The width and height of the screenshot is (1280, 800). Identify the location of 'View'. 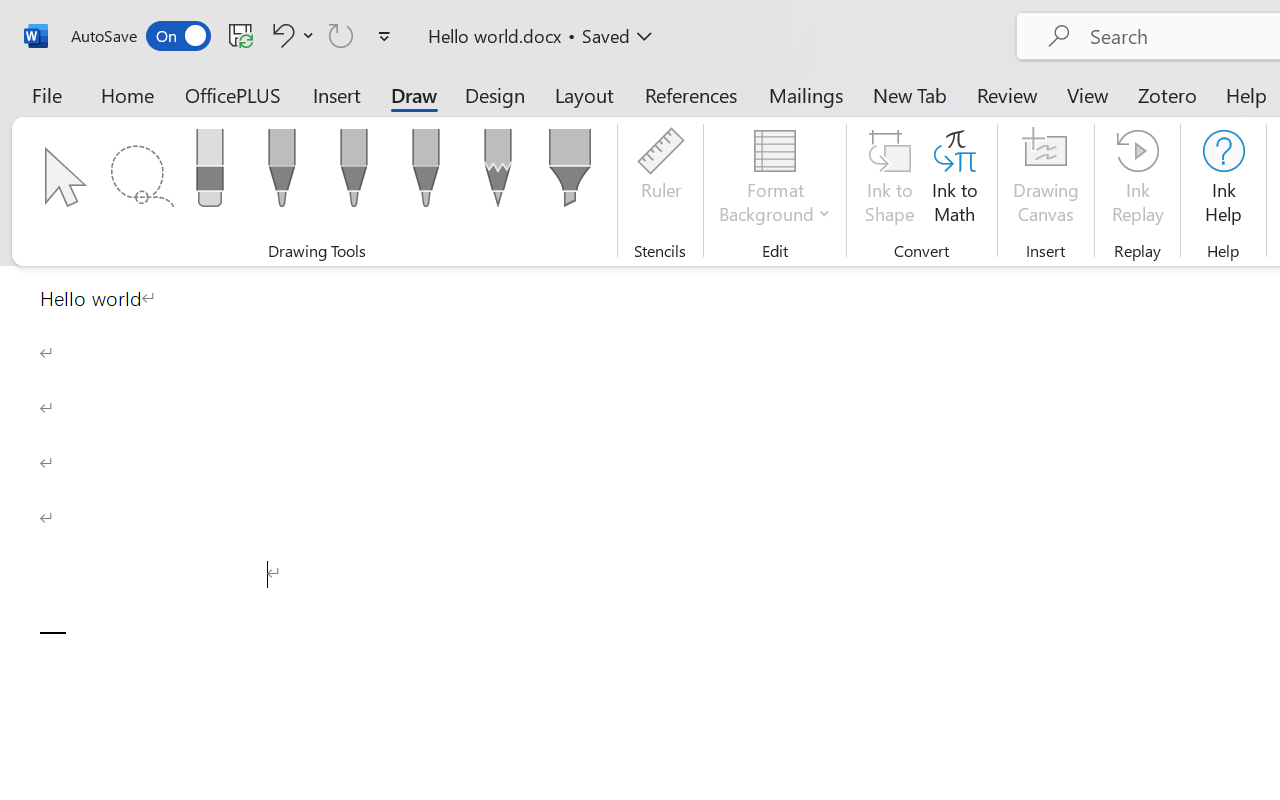
(1087, 94).